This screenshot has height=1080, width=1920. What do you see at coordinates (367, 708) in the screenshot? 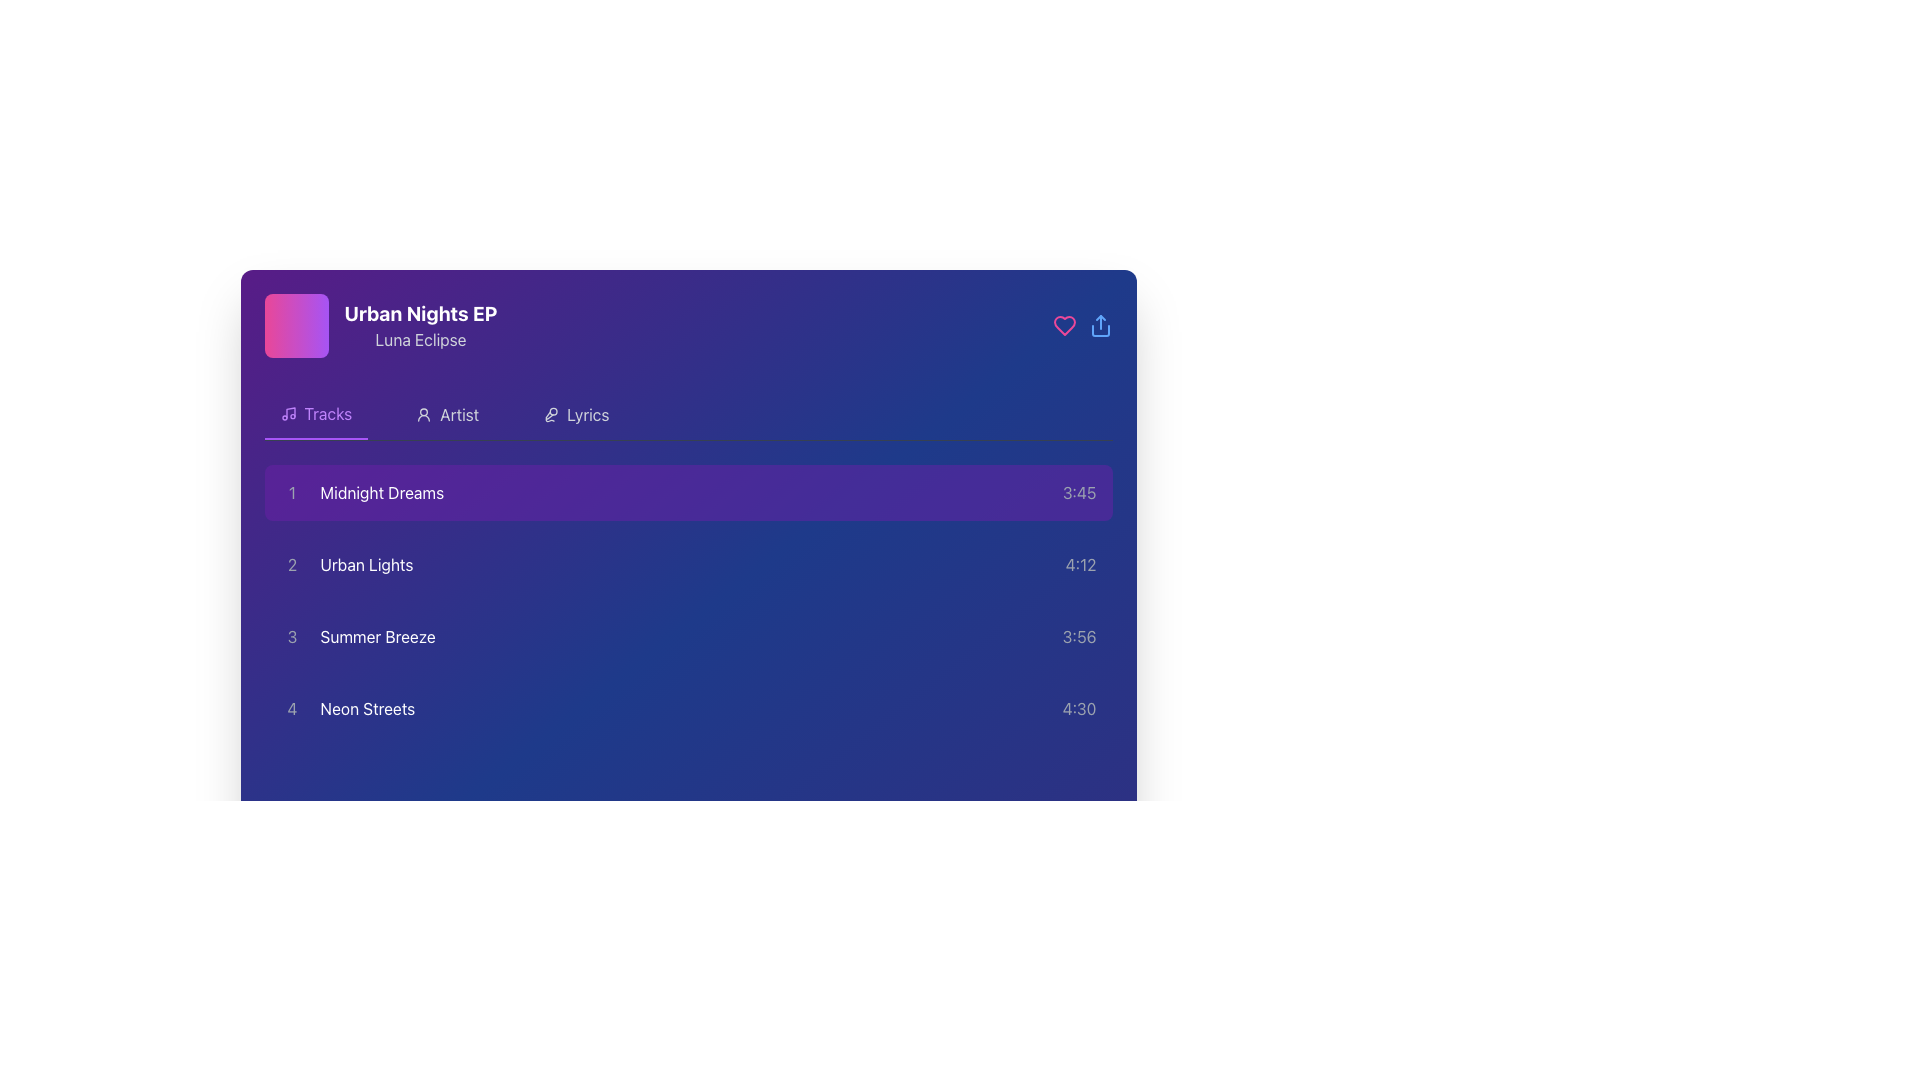
I see `the text label 'Neon Streets' which is styled in white sans-serif font on a blue gradient background, located in the fourth position of the music track listing` at bounding box center [367, 708].